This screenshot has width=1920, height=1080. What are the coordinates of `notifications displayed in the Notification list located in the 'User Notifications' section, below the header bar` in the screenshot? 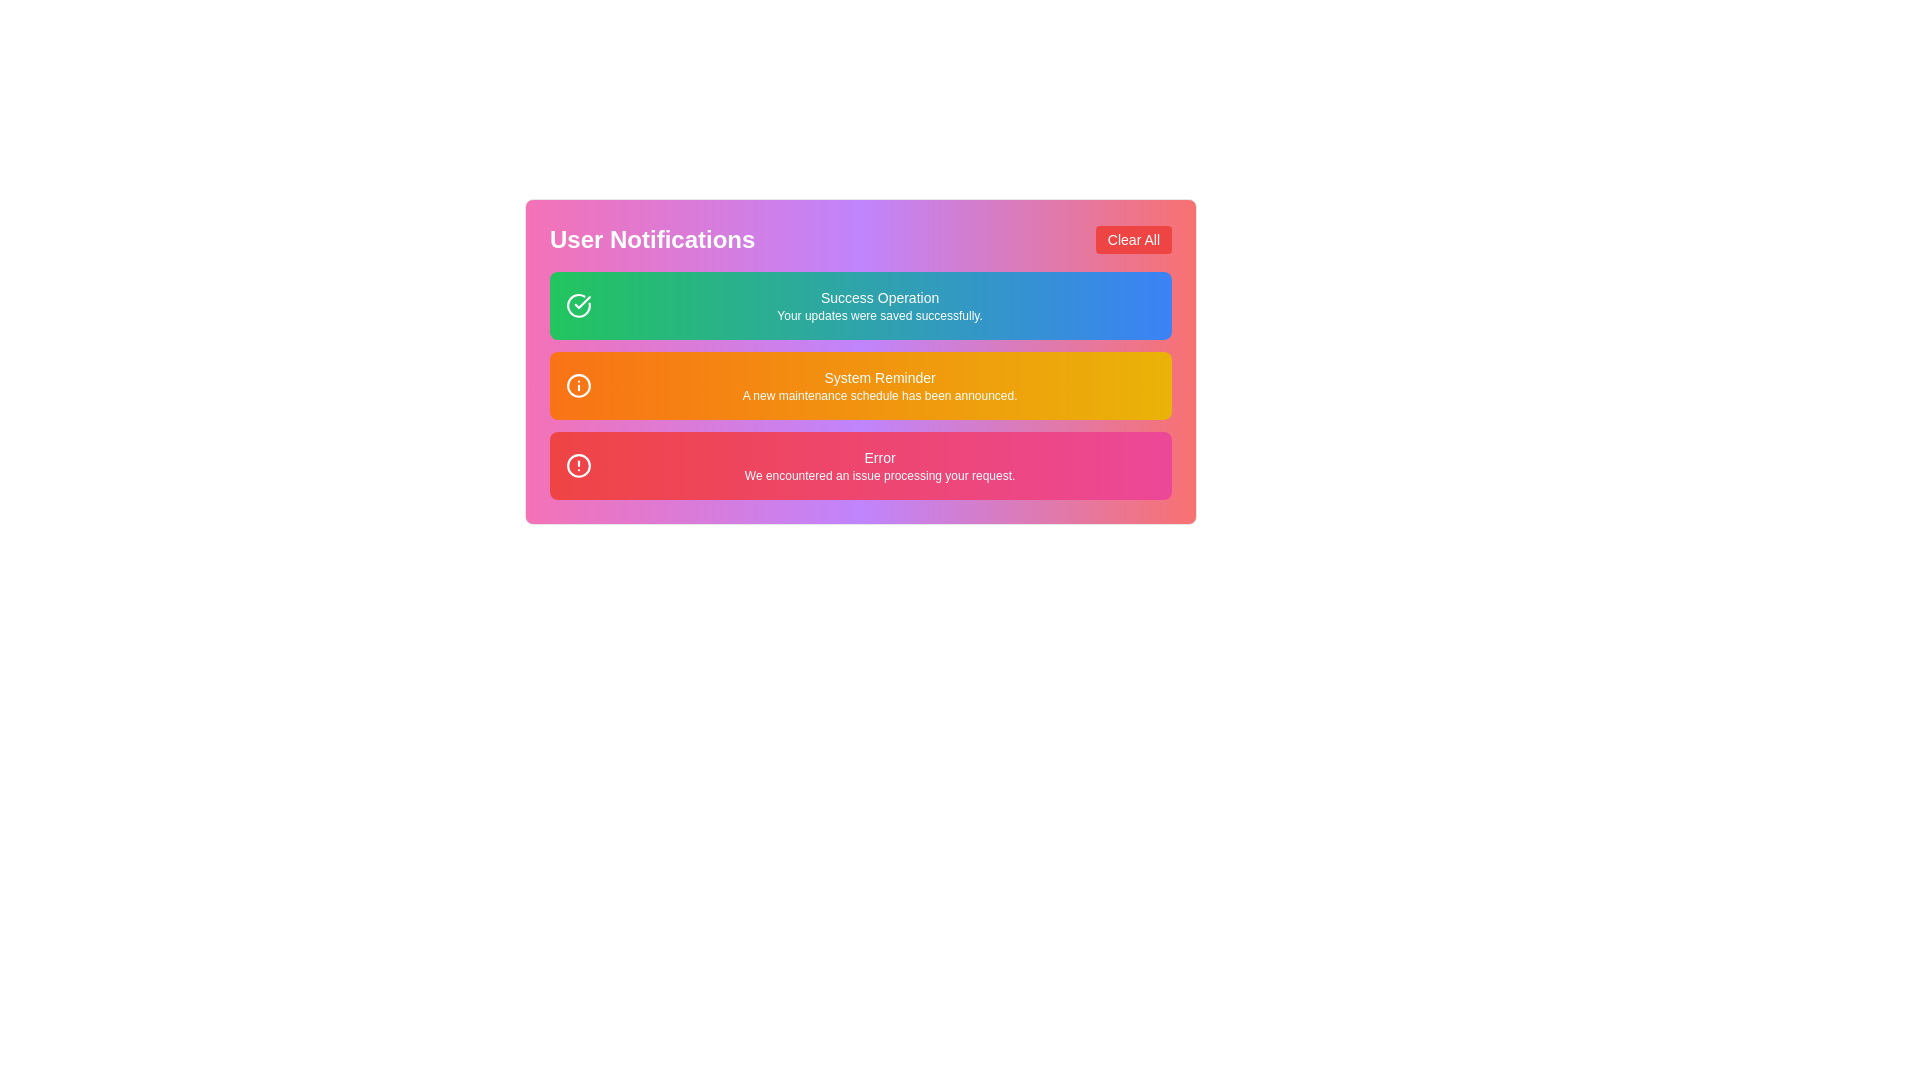 It's located at (860, 385).